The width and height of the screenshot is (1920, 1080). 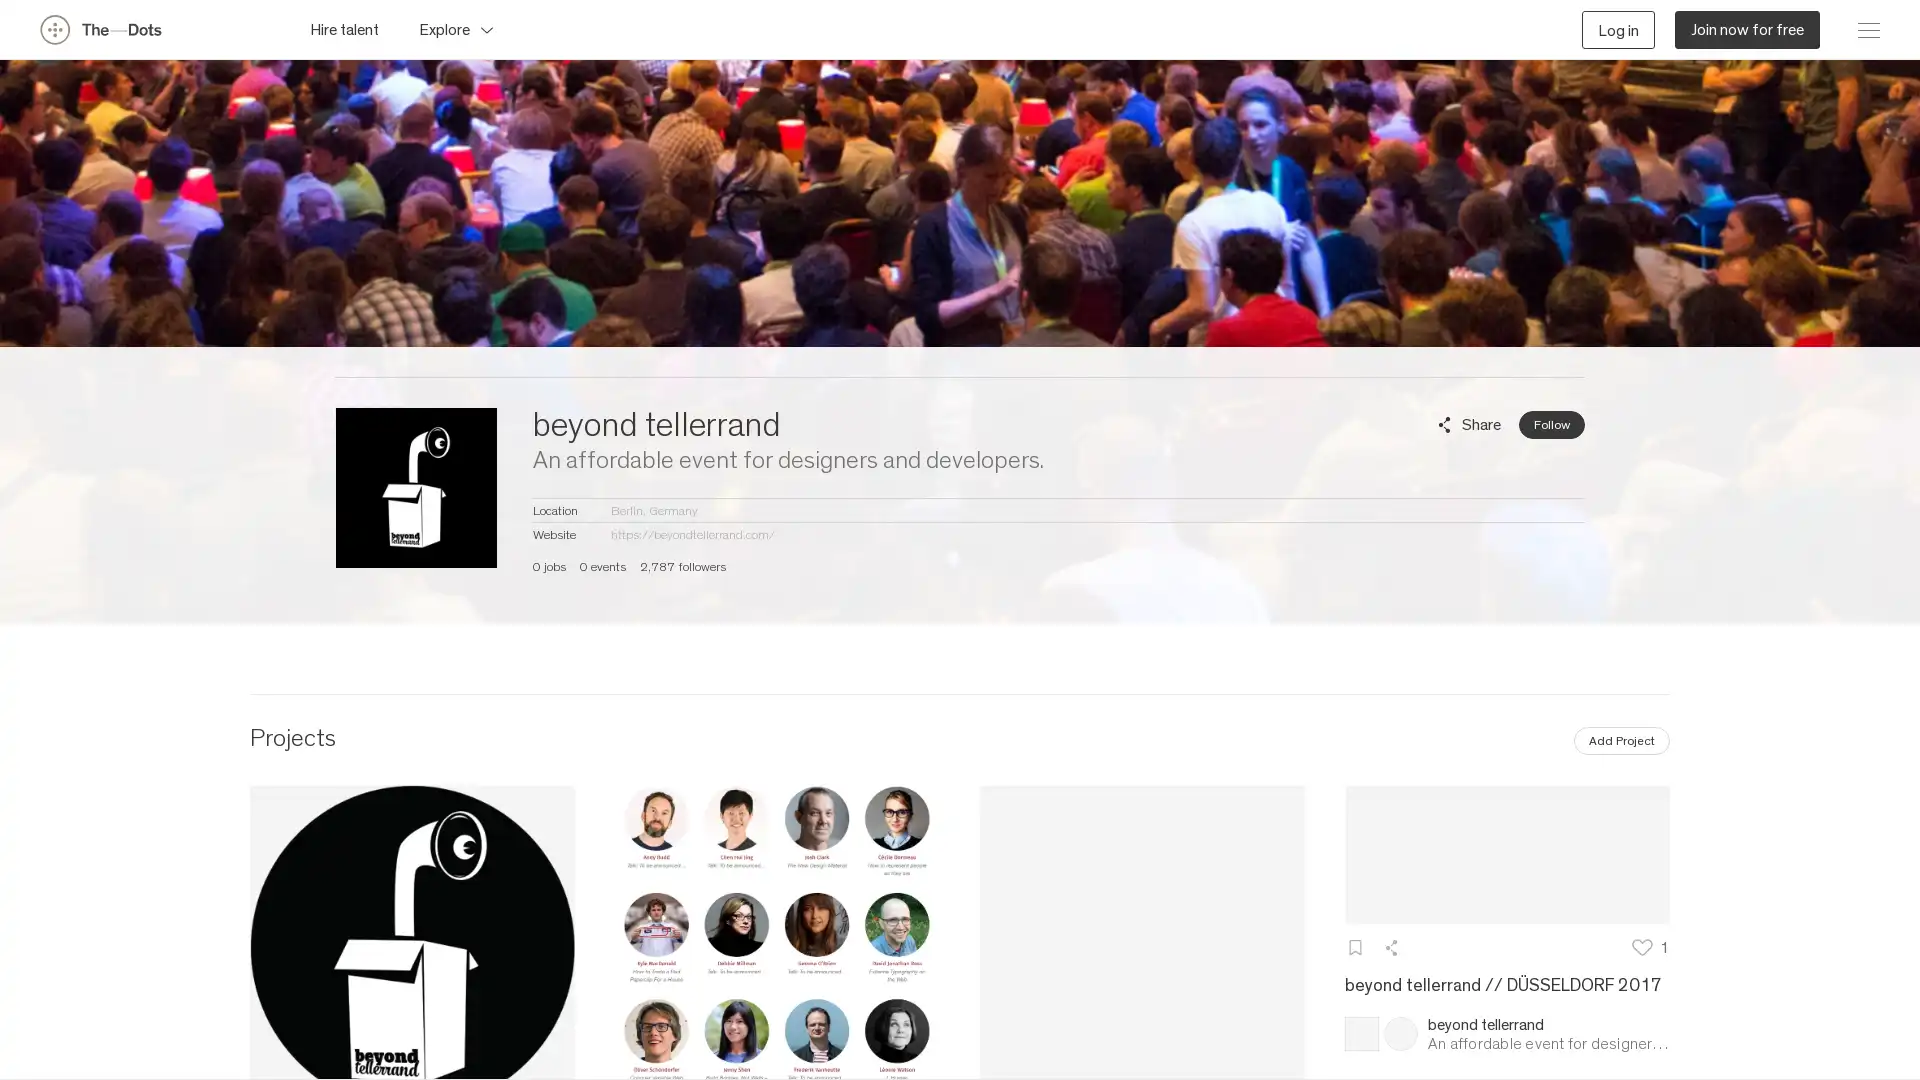 What do you see at coordinates (1354, 945) in the screenshot?
I see `Save` at bounding box center [1354, 945].